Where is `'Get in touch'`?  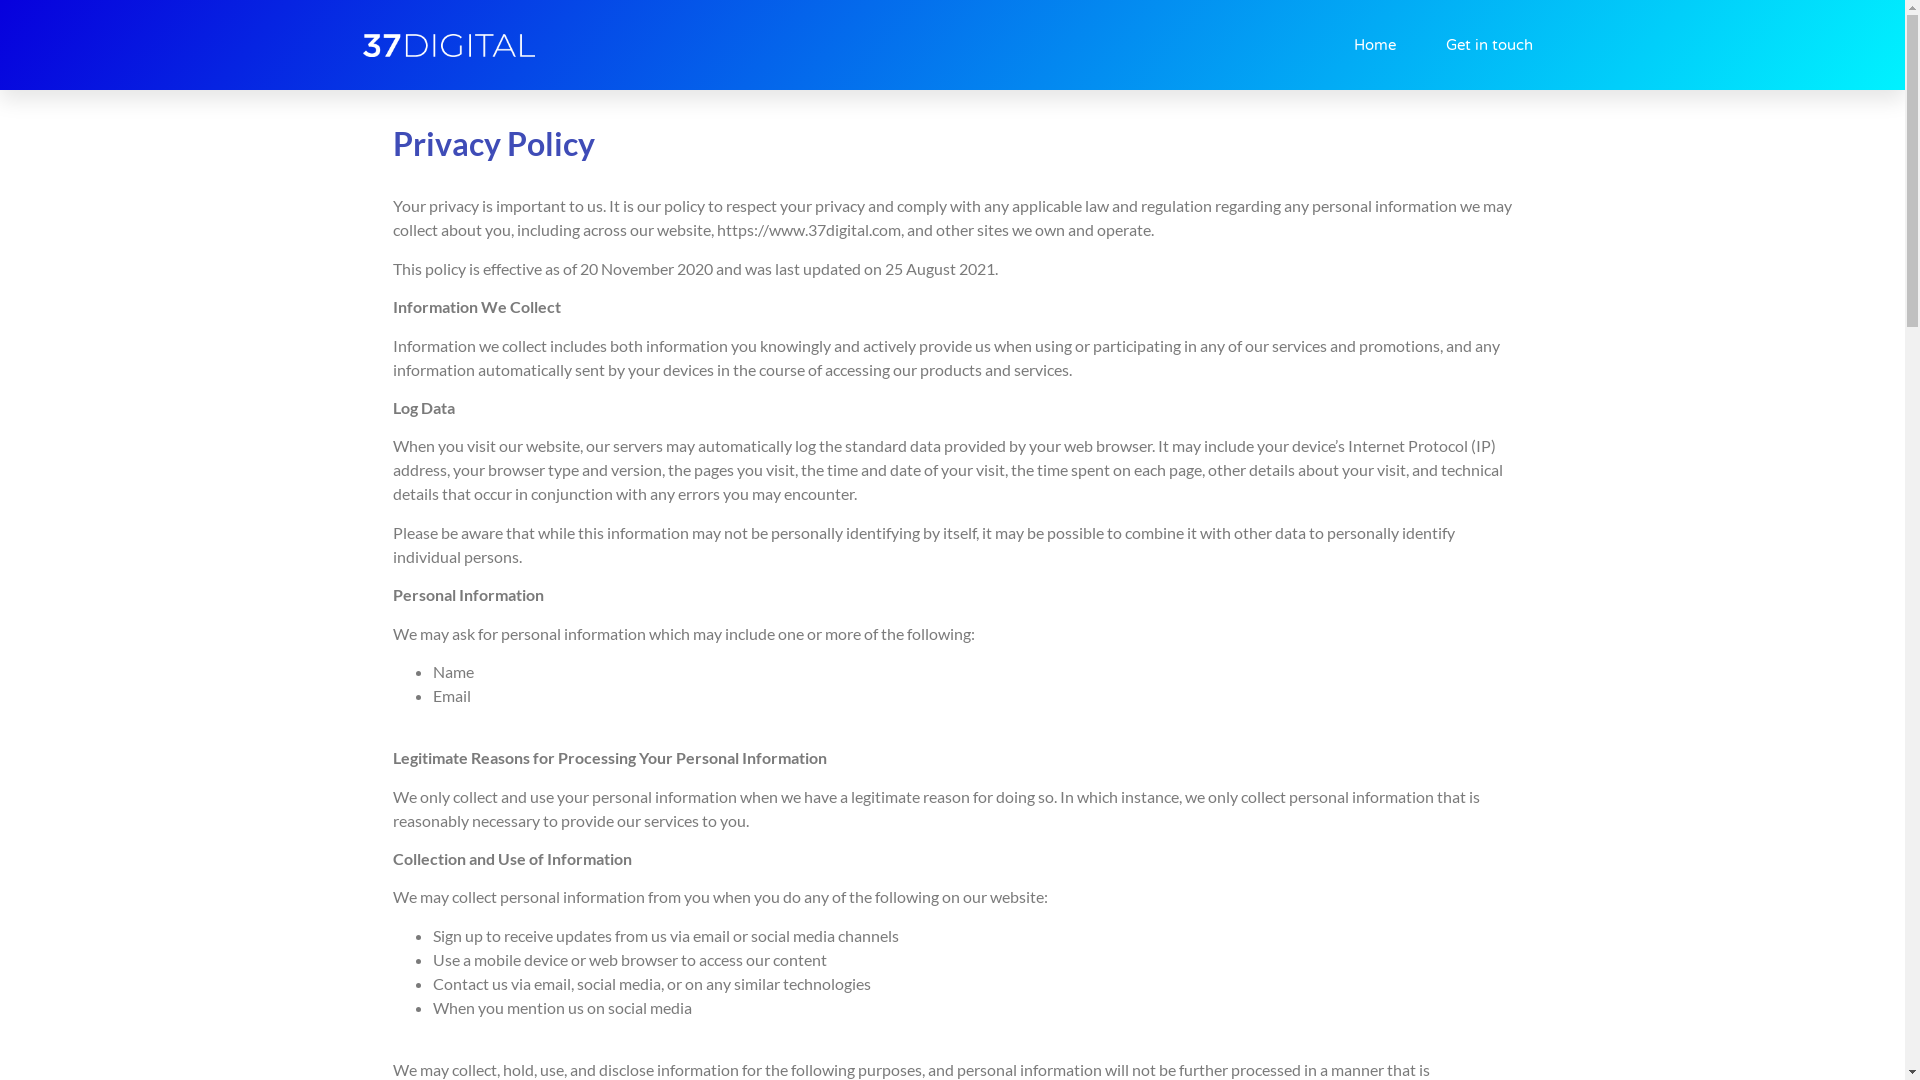
'Get in touch' is located at coordinates (1445, 45).